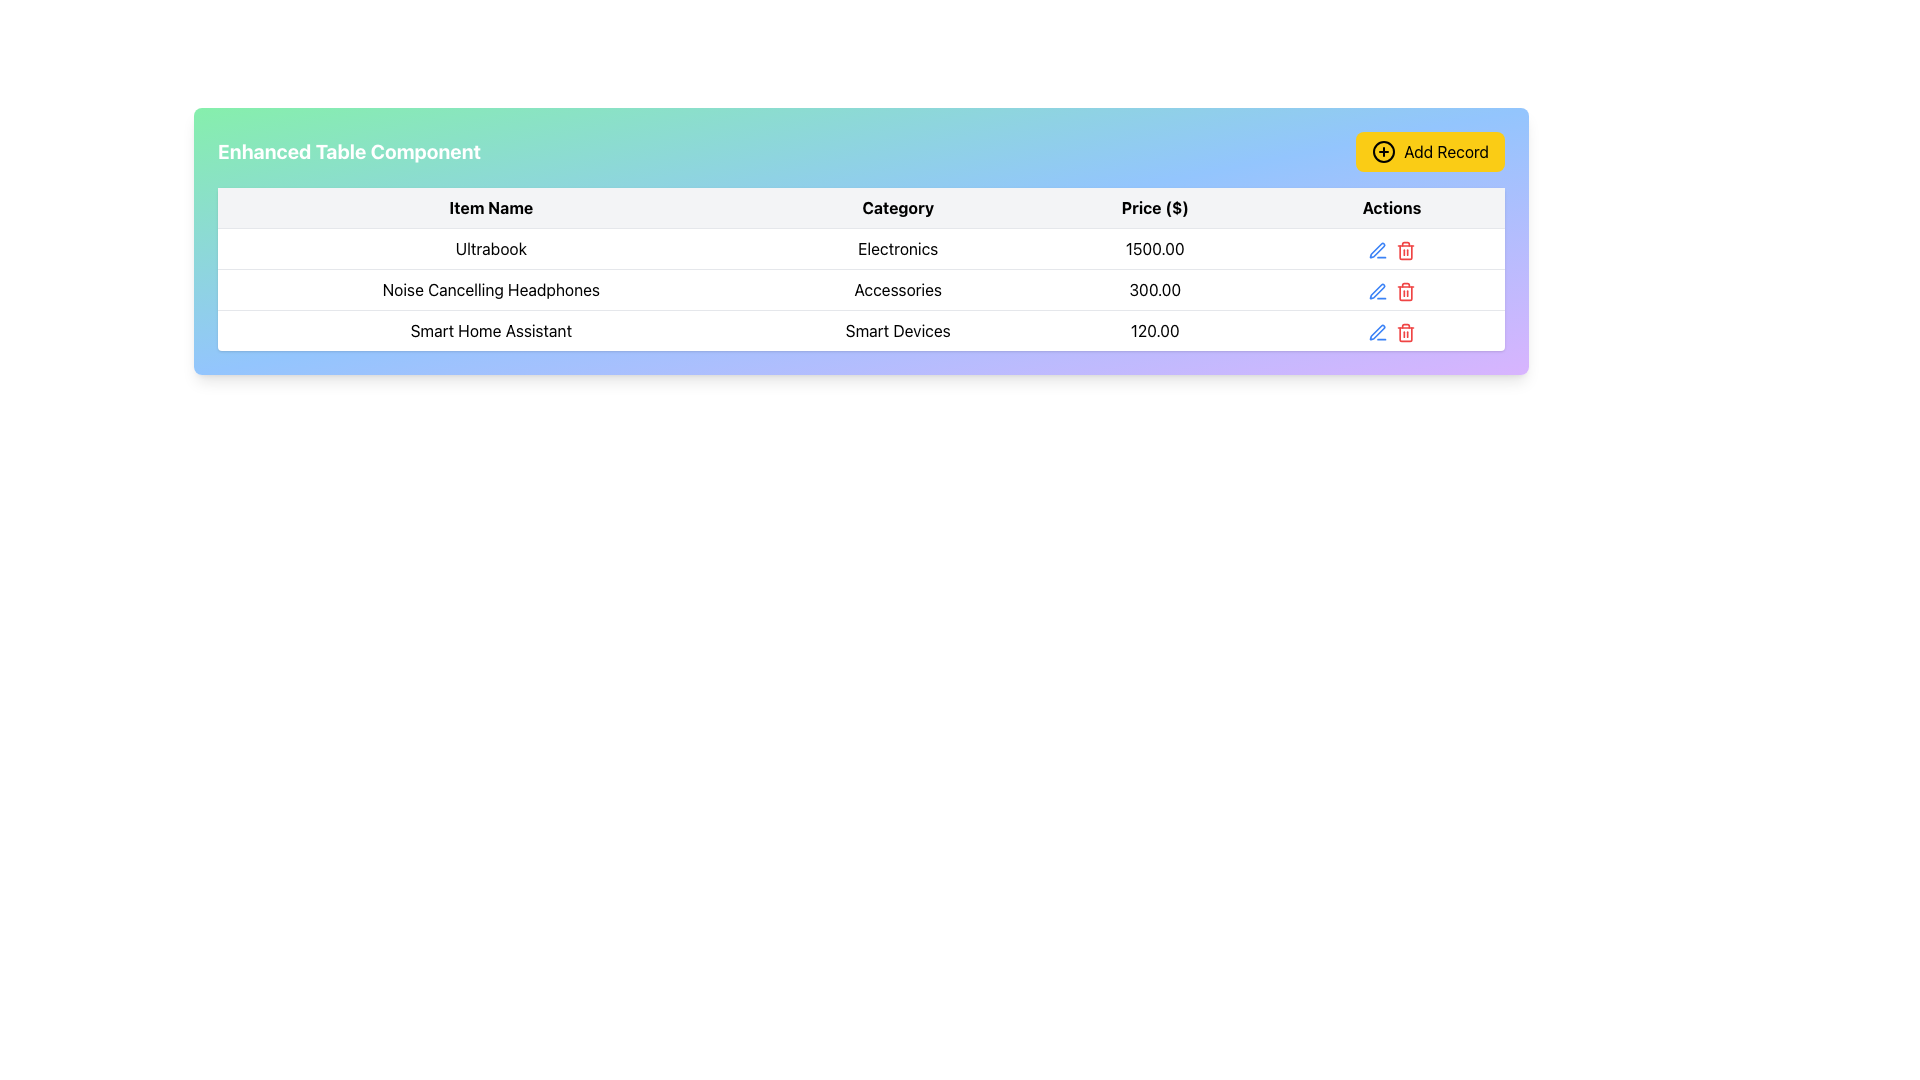 Image resolution: width=1920 pixels, height=1080 pixels. Describe the element at coordinates (897, 248) in the screenshot. I see `the text display reading 'Electronics' located in the second column of the first row of the product table for 'Ultrabook'` at that location.